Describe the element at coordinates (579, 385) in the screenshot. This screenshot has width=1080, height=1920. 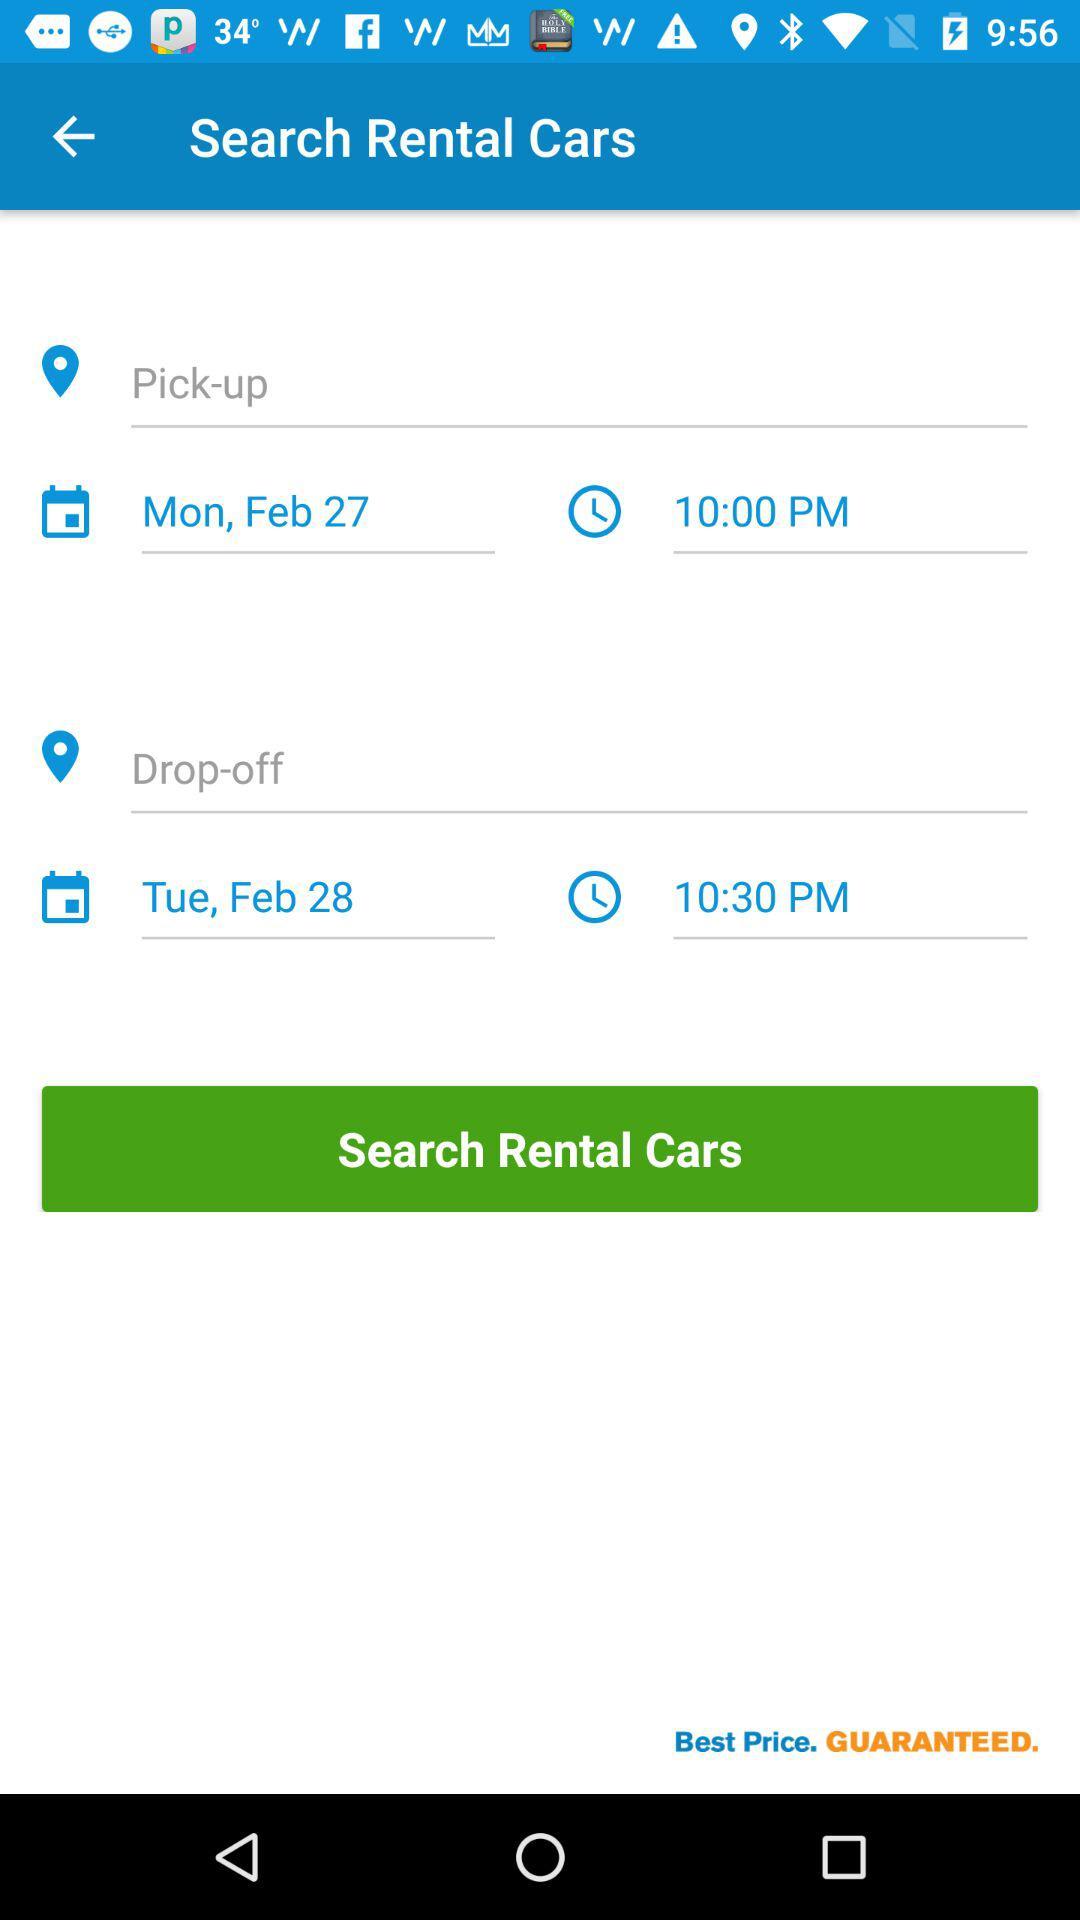
I see `detail of location for pick up` at that location.